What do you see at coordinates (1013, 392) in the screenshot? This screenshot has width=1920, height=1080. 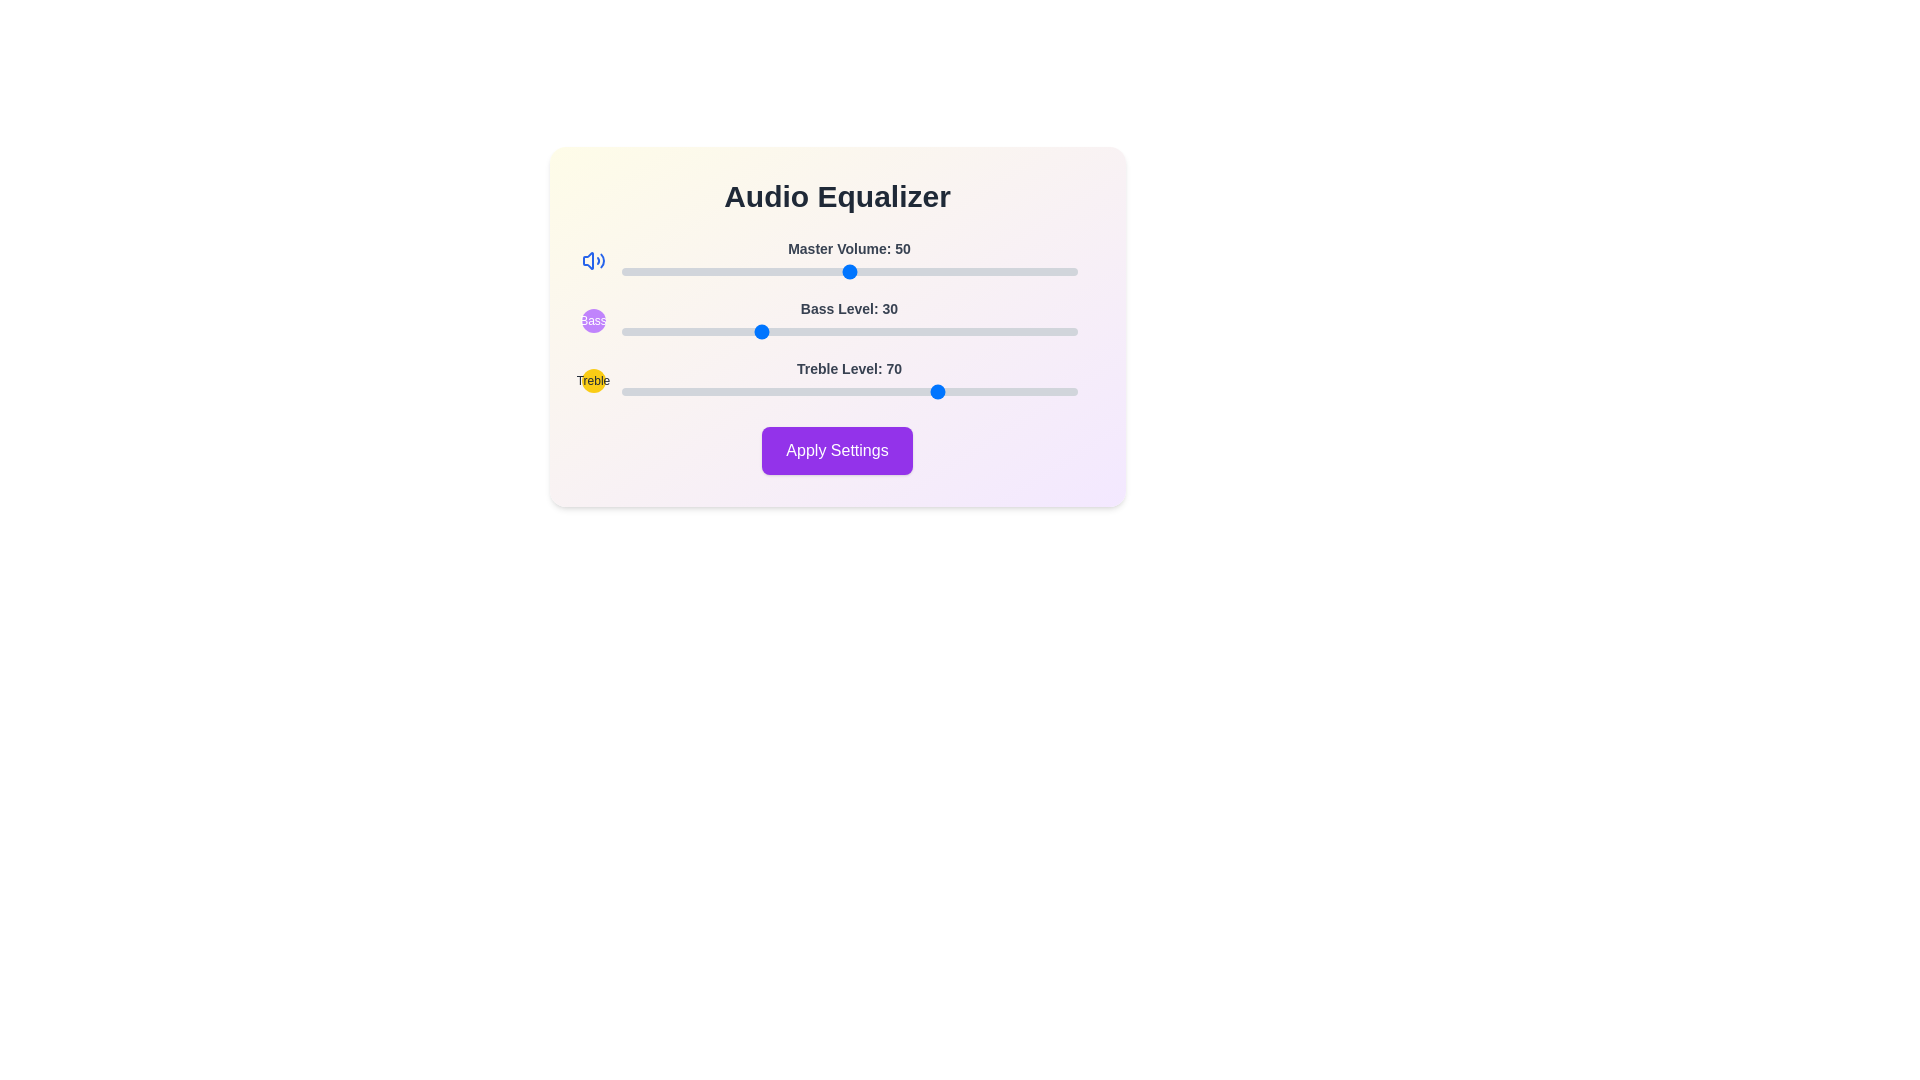 I see `Treble Level` at bounding box center [1013, 392].